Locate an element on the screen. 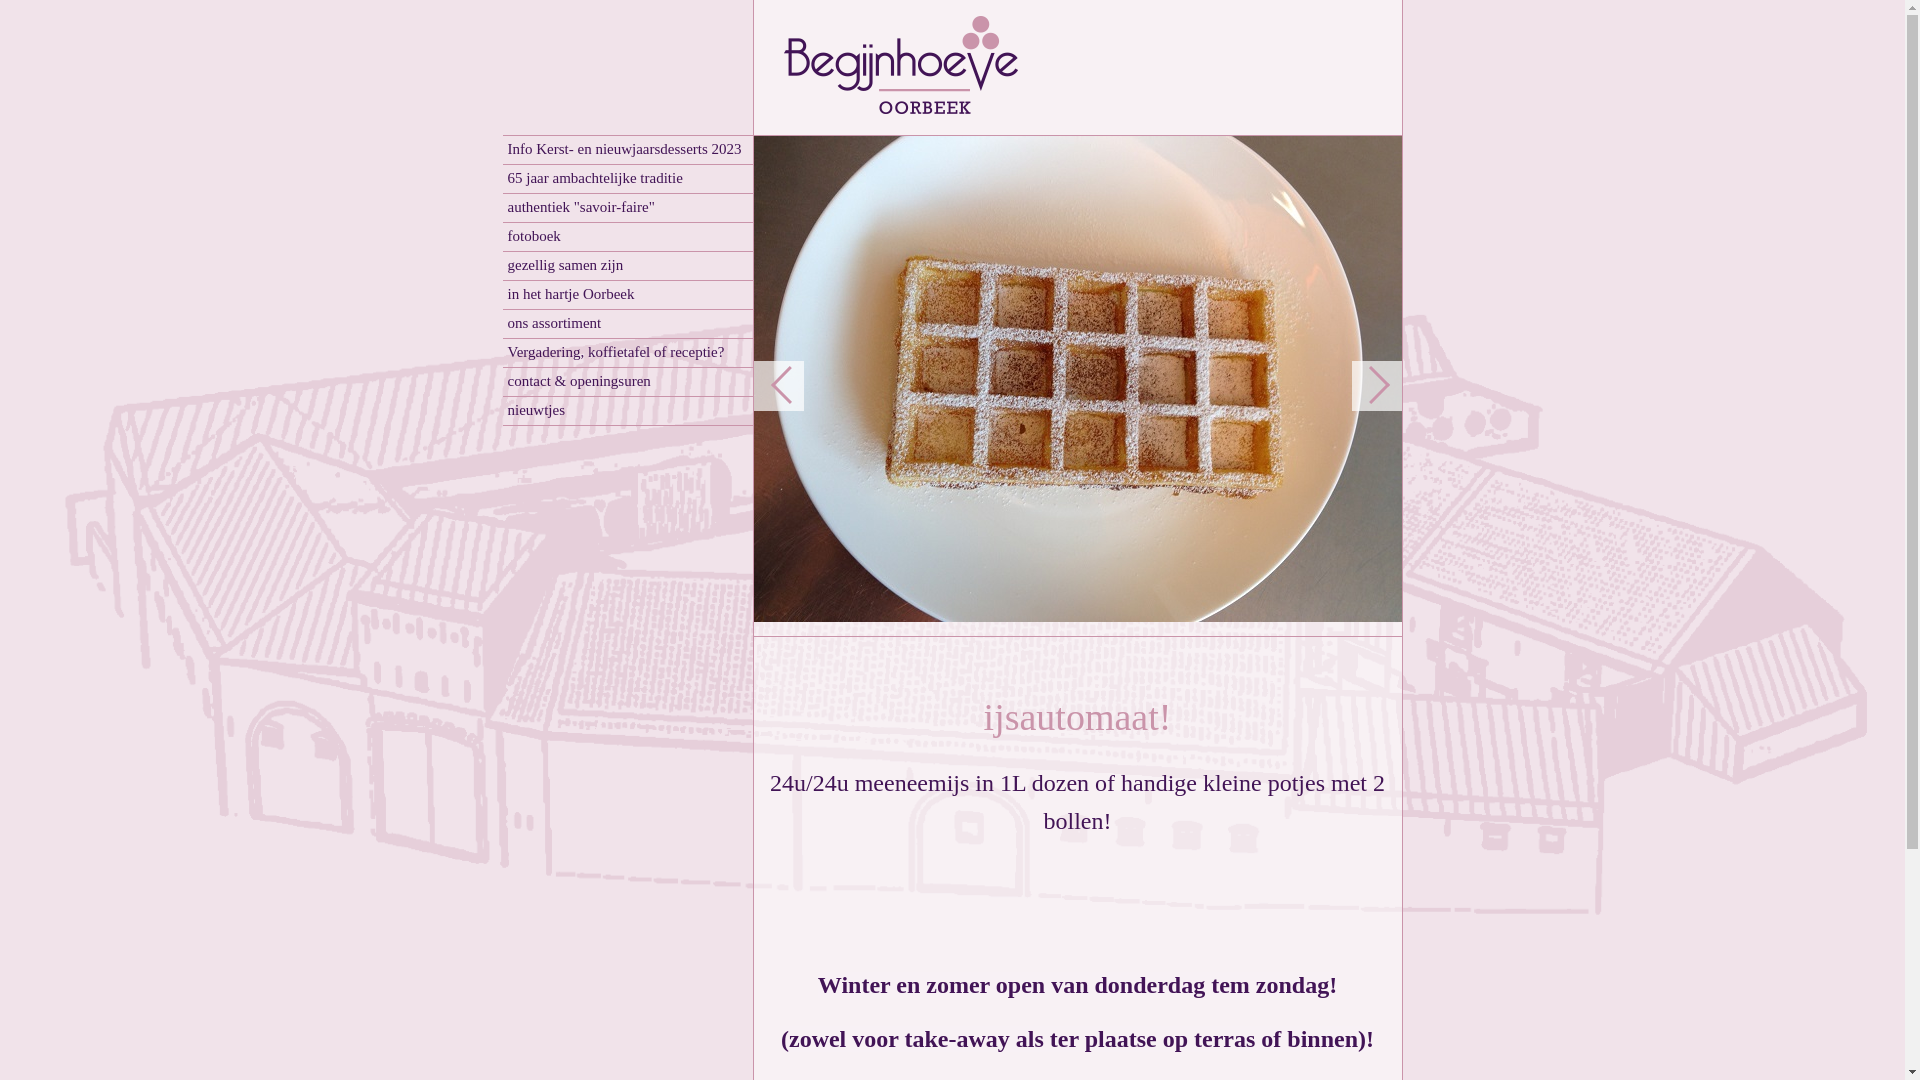 The height and width of the screenshot is (1080, 1920). '65 jaar ambachtelijke traditie' is located at coordinates (626, 178).